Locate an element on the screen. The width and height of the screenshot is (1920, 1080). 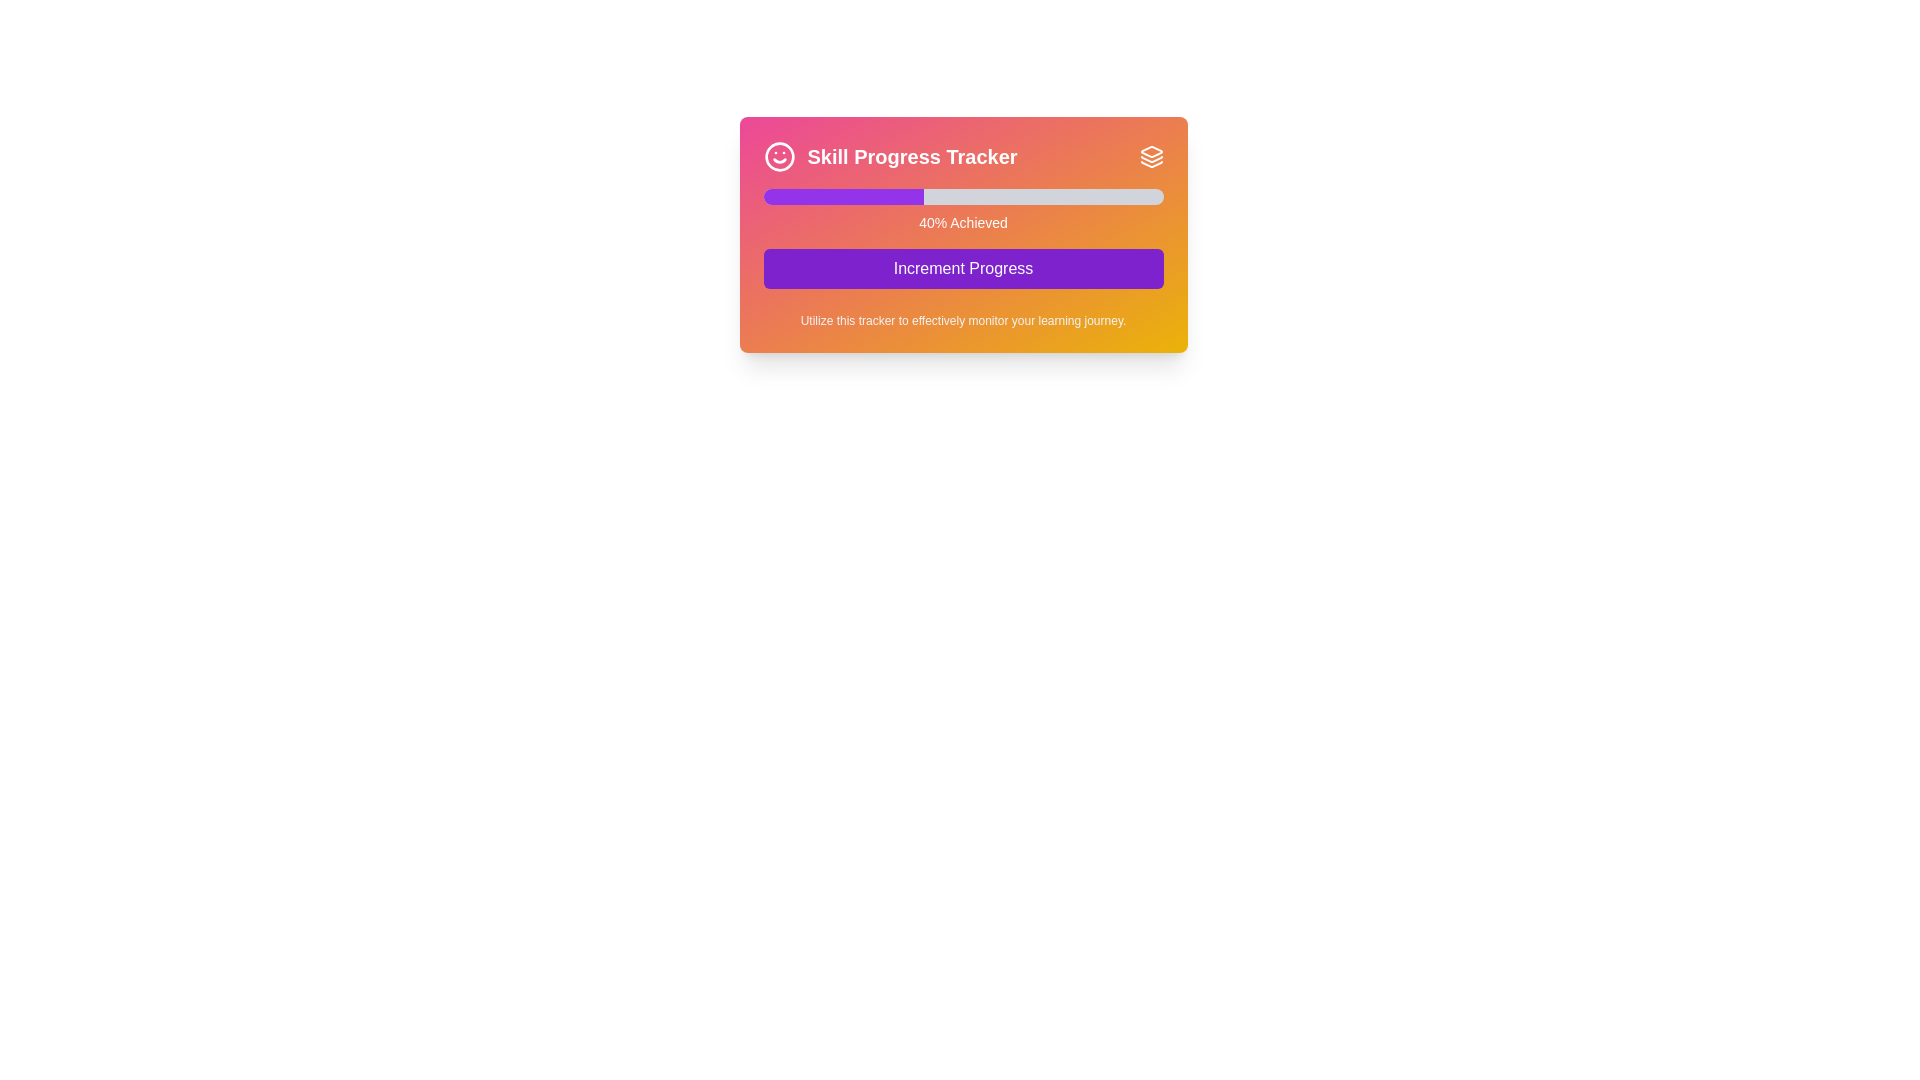
the circular SVG element that forms the outer boundary of the smiley face icon in the top left corner of the 'Skill Progress Tracker' card is located at coordinates (778, 156).